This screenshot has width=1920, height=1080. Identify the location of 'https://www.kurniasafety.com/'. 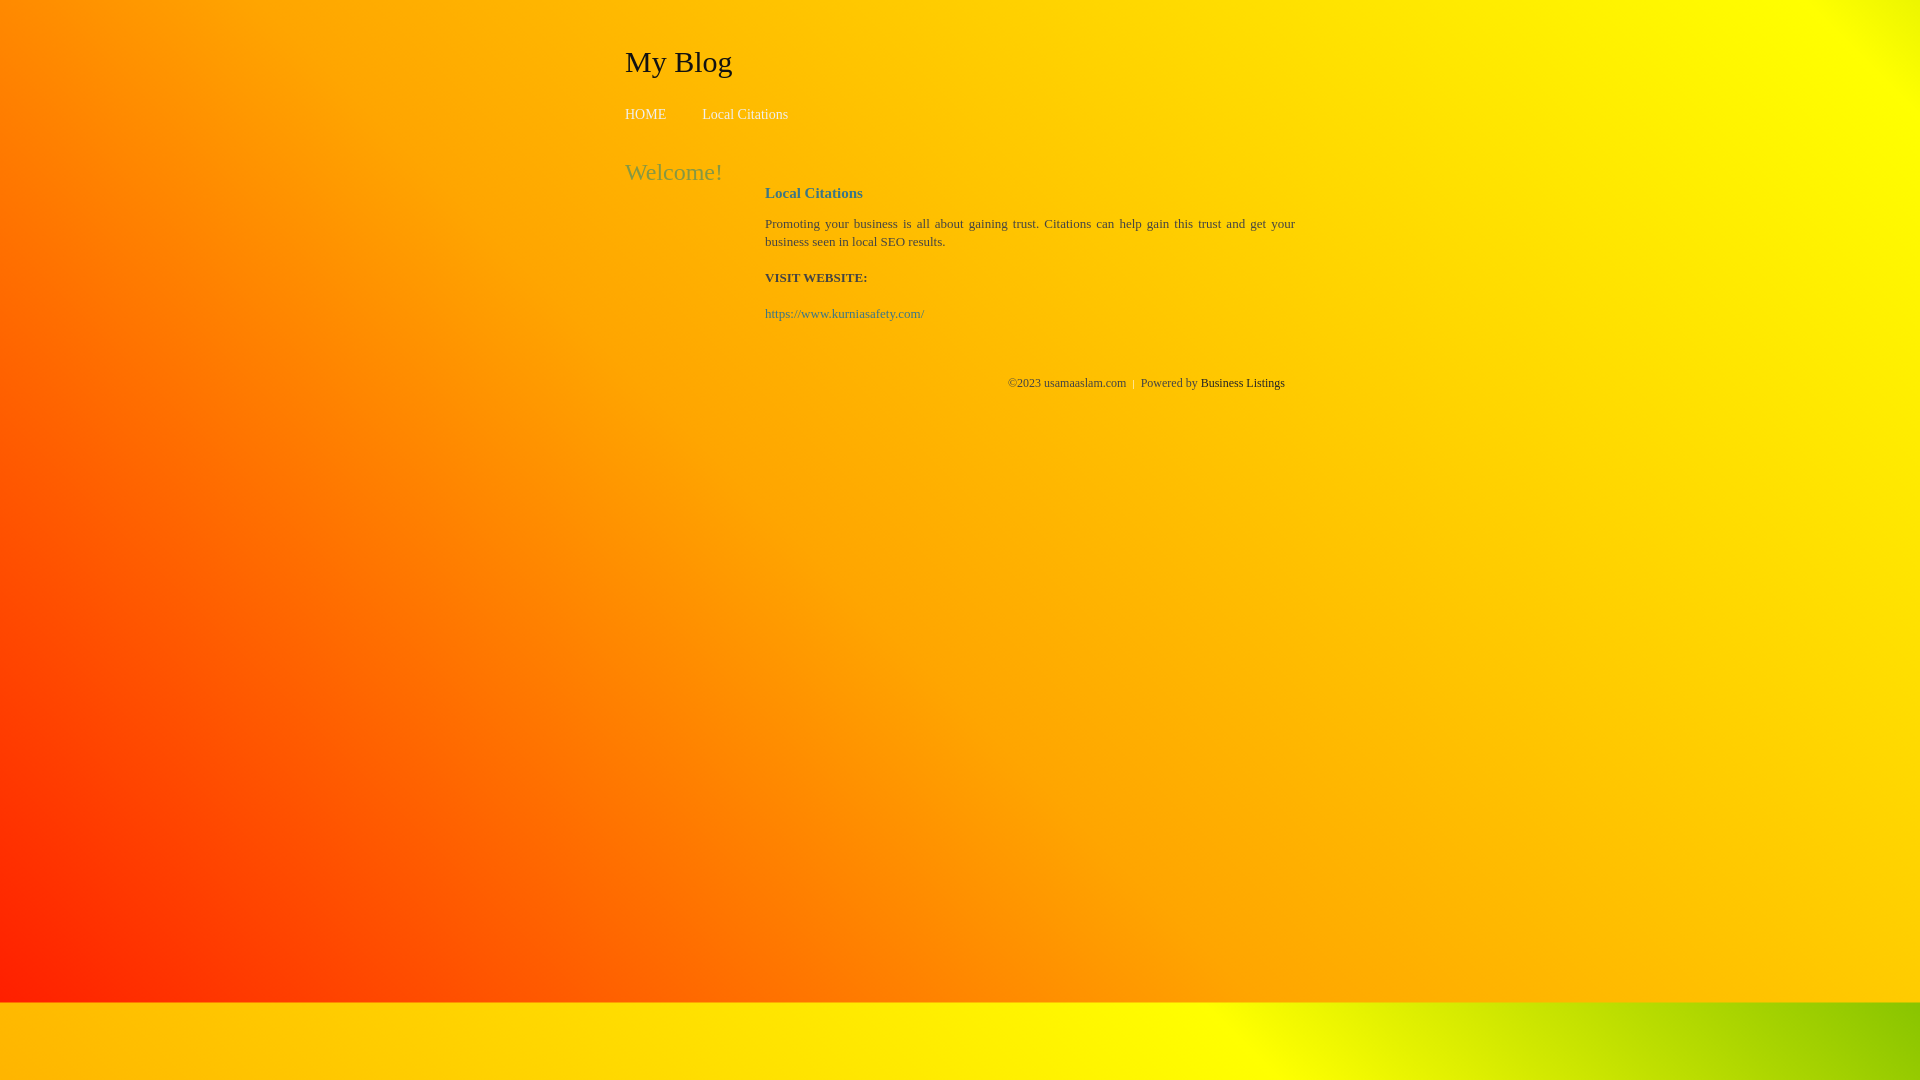
(844, 313).